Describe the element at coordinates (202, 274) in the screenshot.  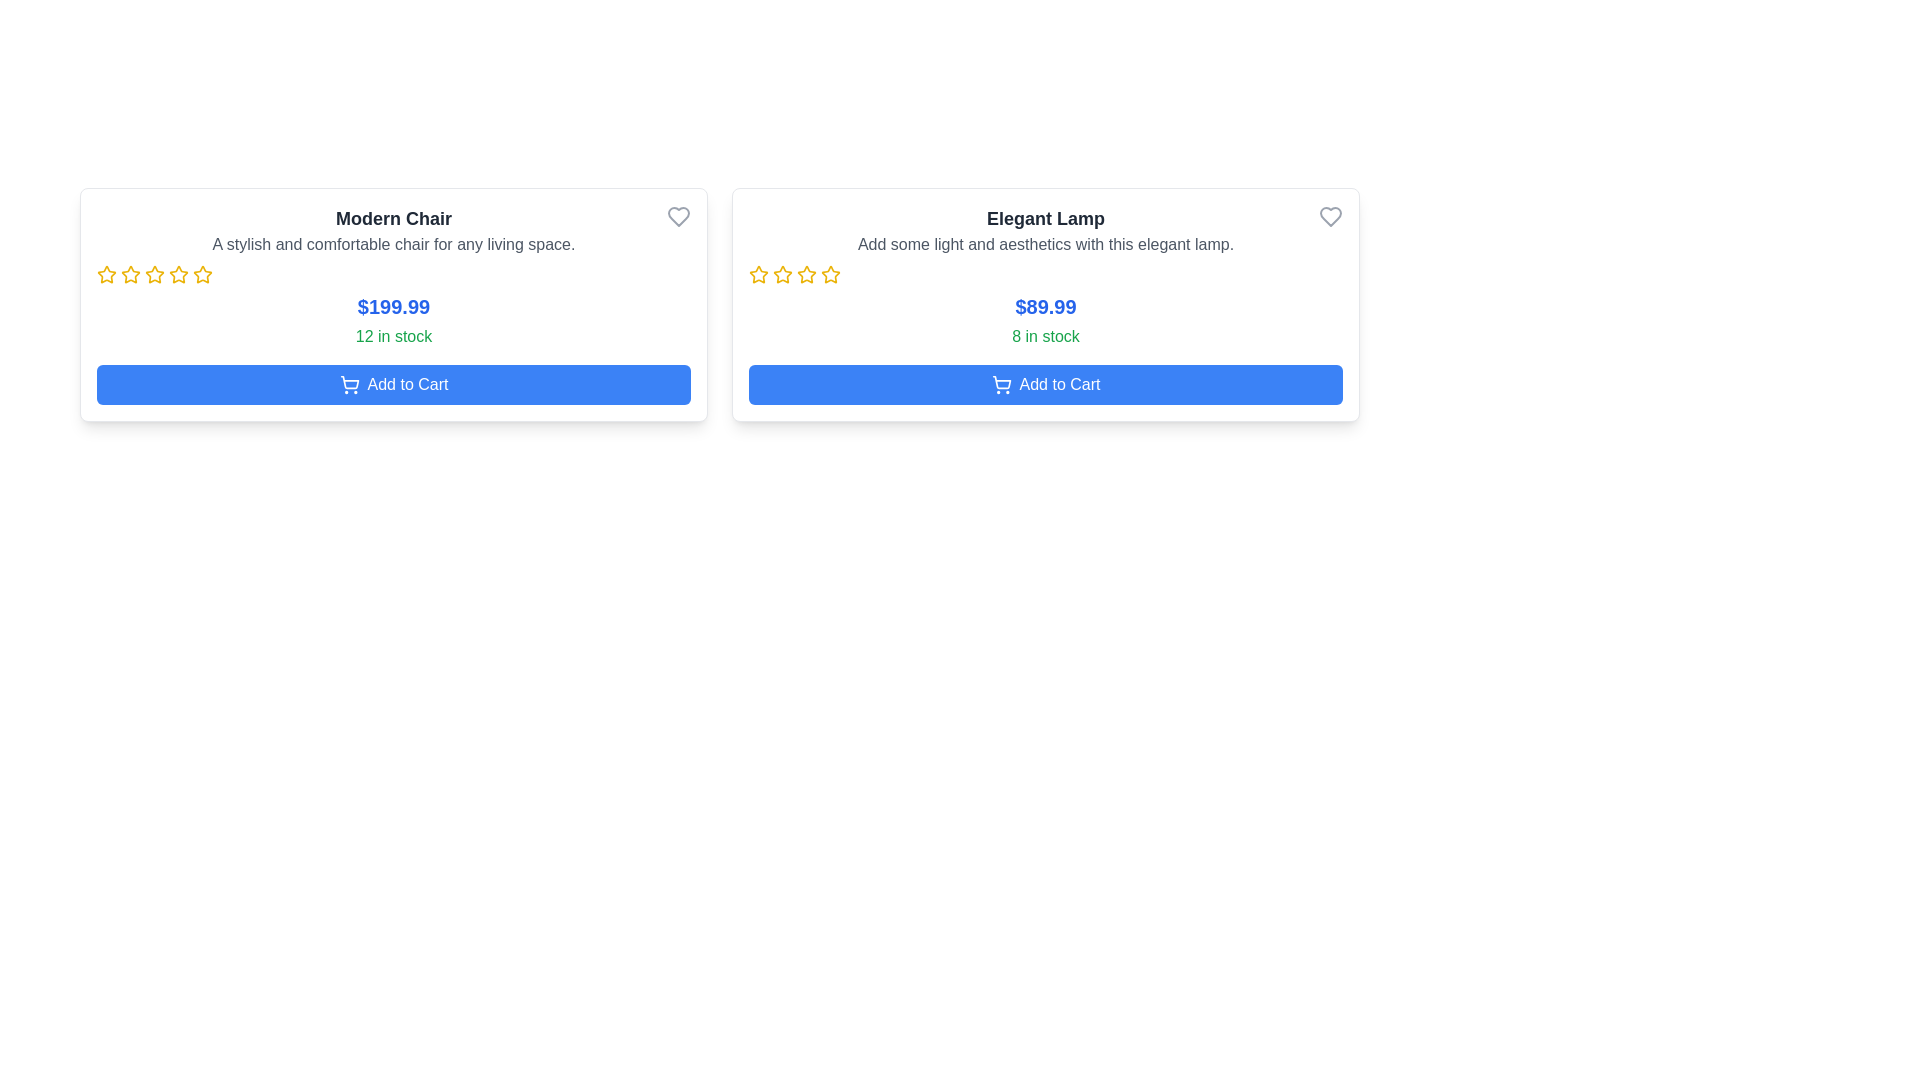
I see `the fifth rating star icon in the horizontal row located below the product title 'Modern Chair'` at that location.